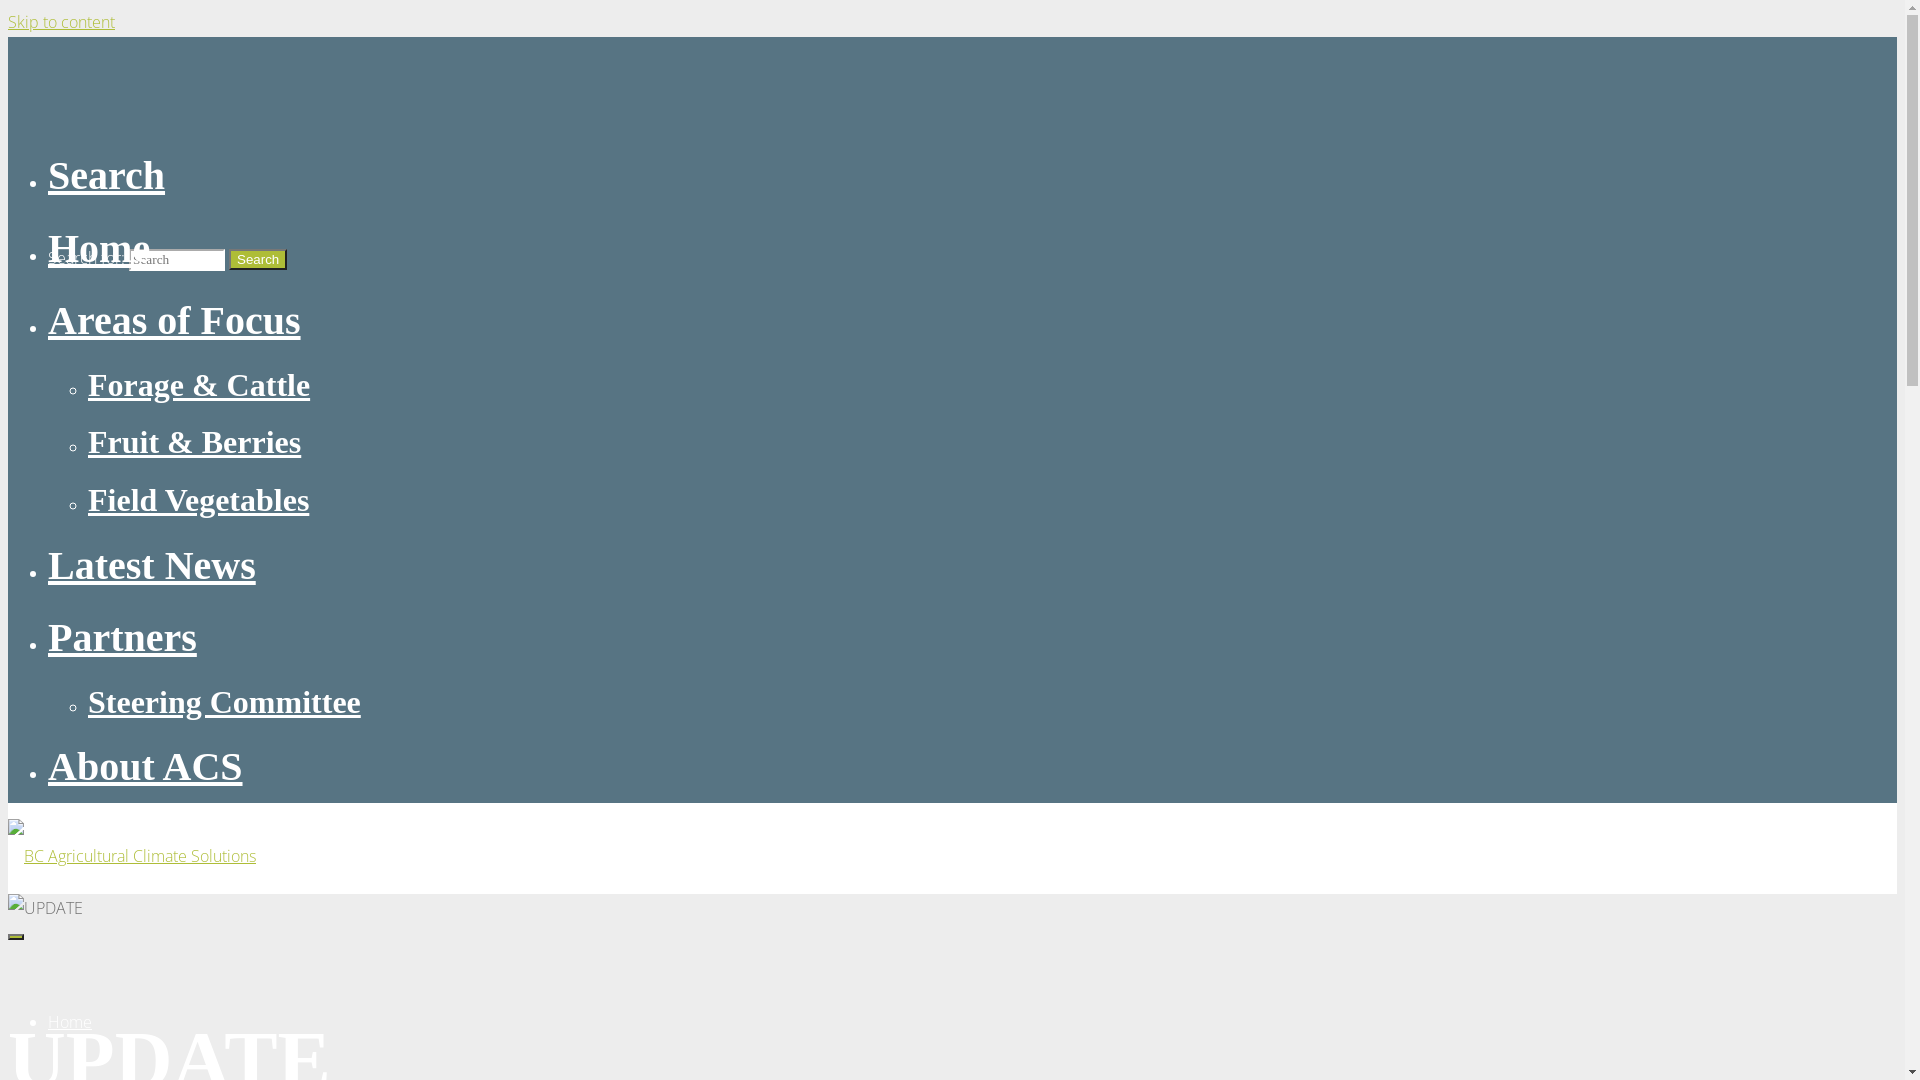 This screenshot has width=1920, height=1080. Describe the element at coordinates (131, 855) in the screenshot. I see `'BC Agricultural Climate Solutions'` at that location.